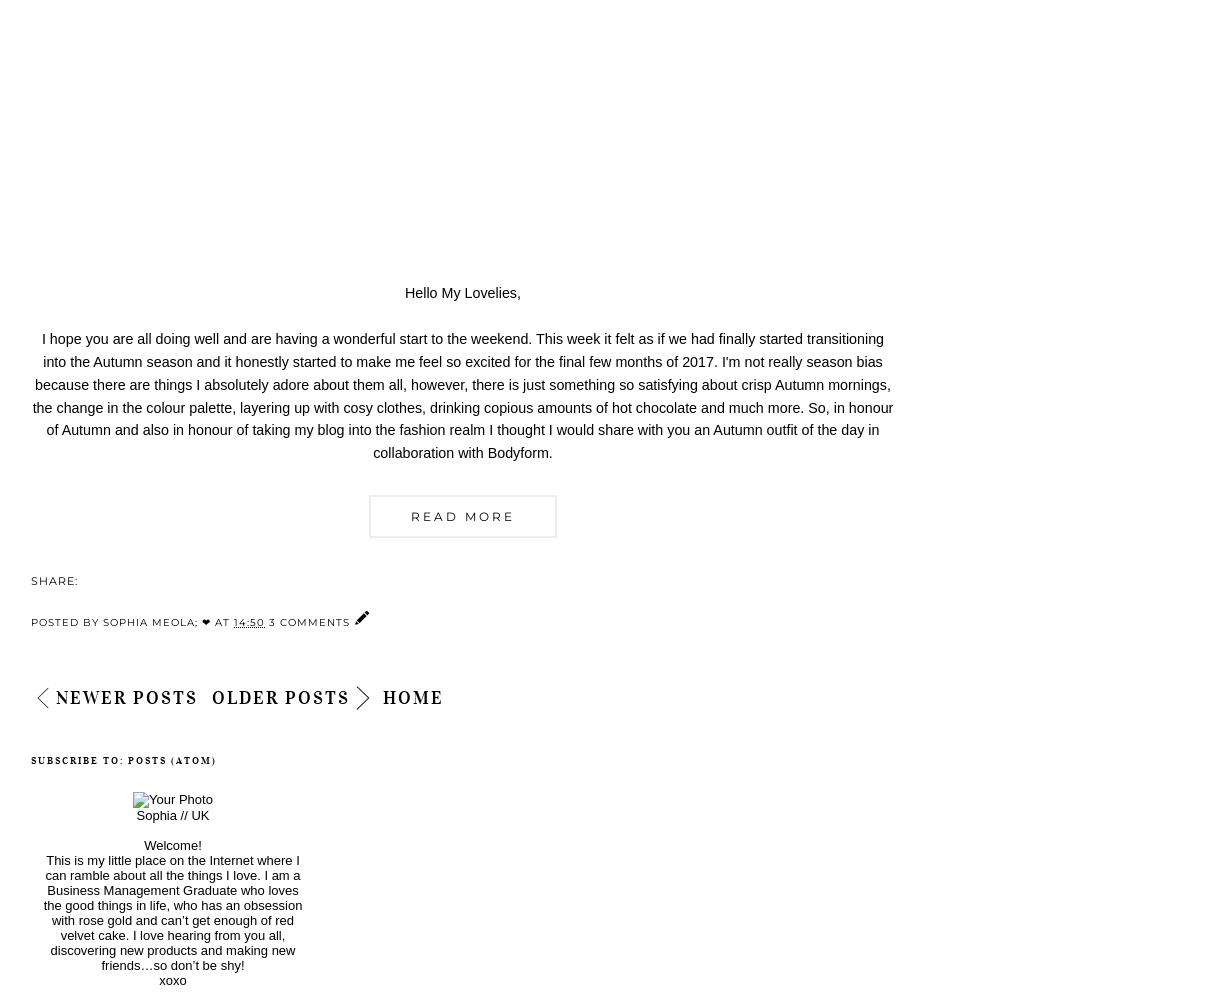 The width and height of the screenshot is (1208, 1007). What do you see at coordinates (78, 759) in the screenshot?
I see `'Subscribe to:'` at bounding box center [78, 759].